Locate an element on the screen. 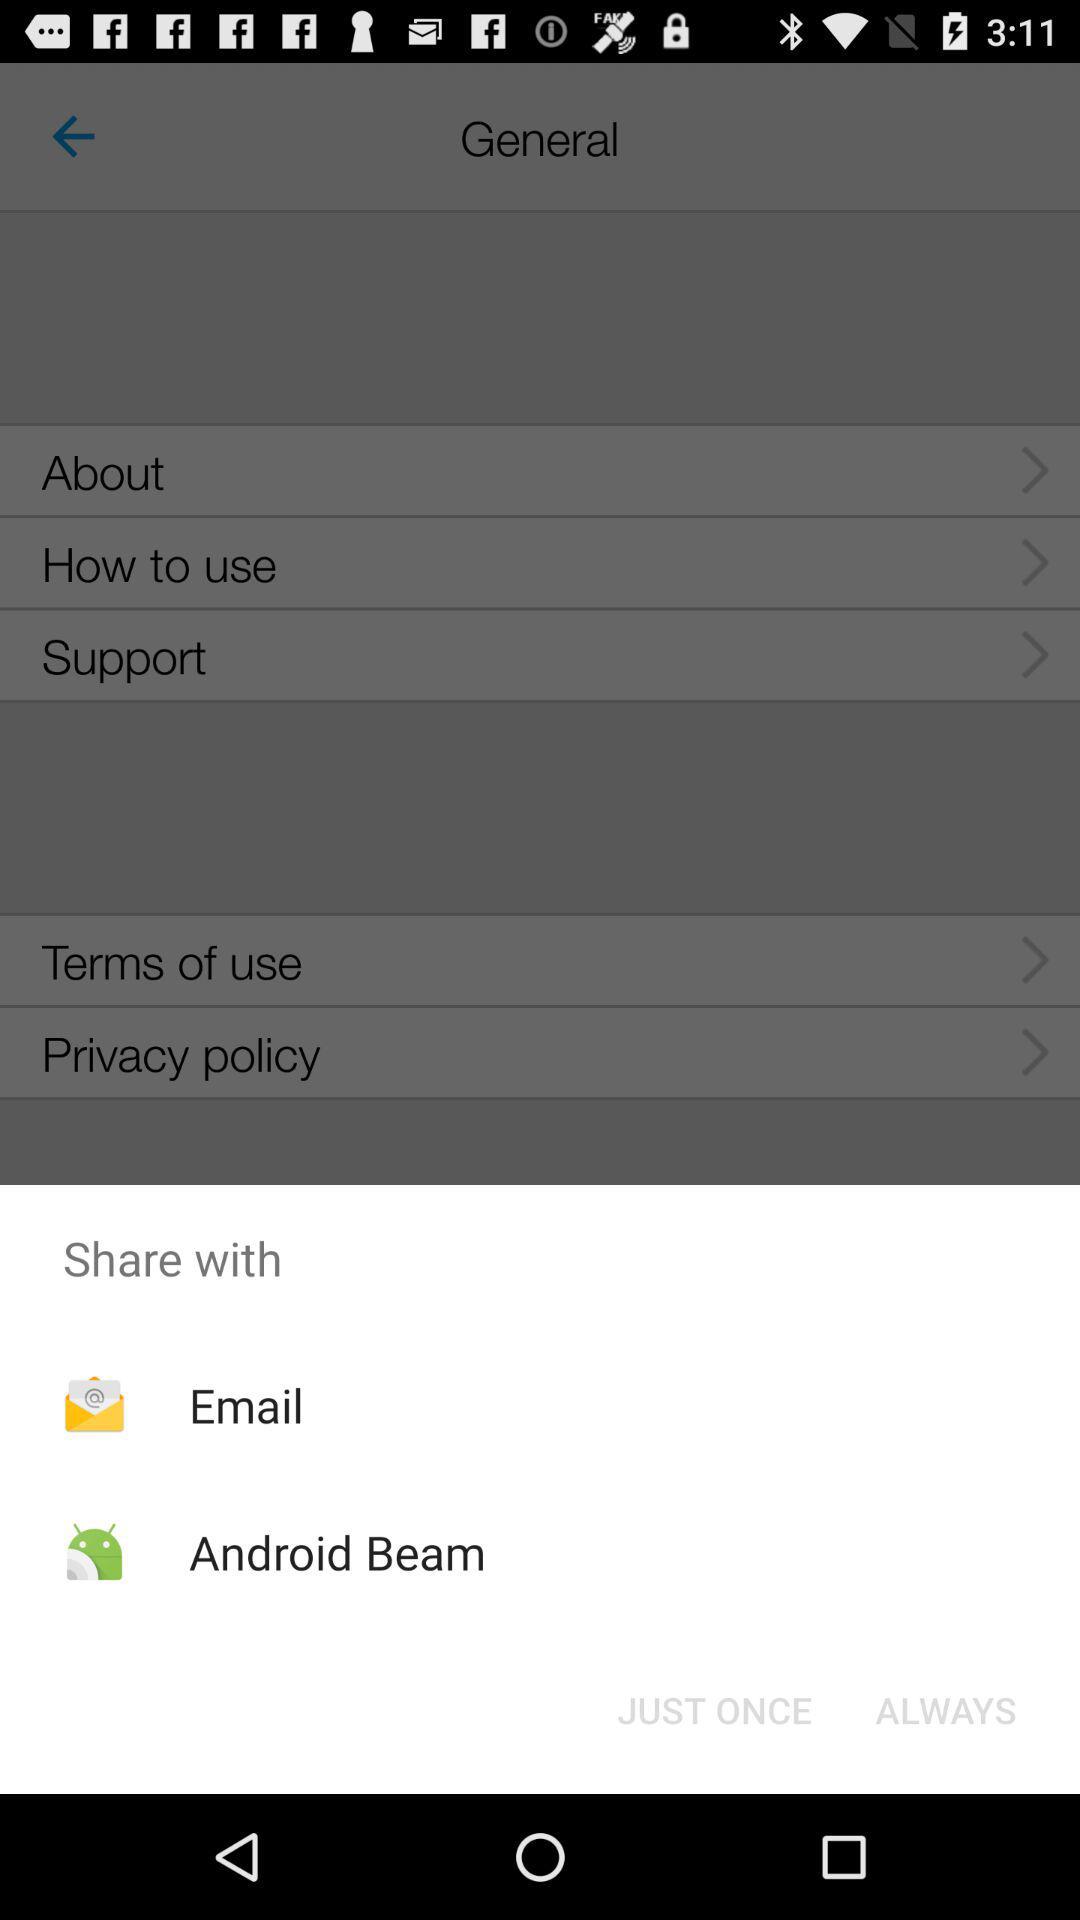  the icon below share with item is located at coordinates (245, 1404).